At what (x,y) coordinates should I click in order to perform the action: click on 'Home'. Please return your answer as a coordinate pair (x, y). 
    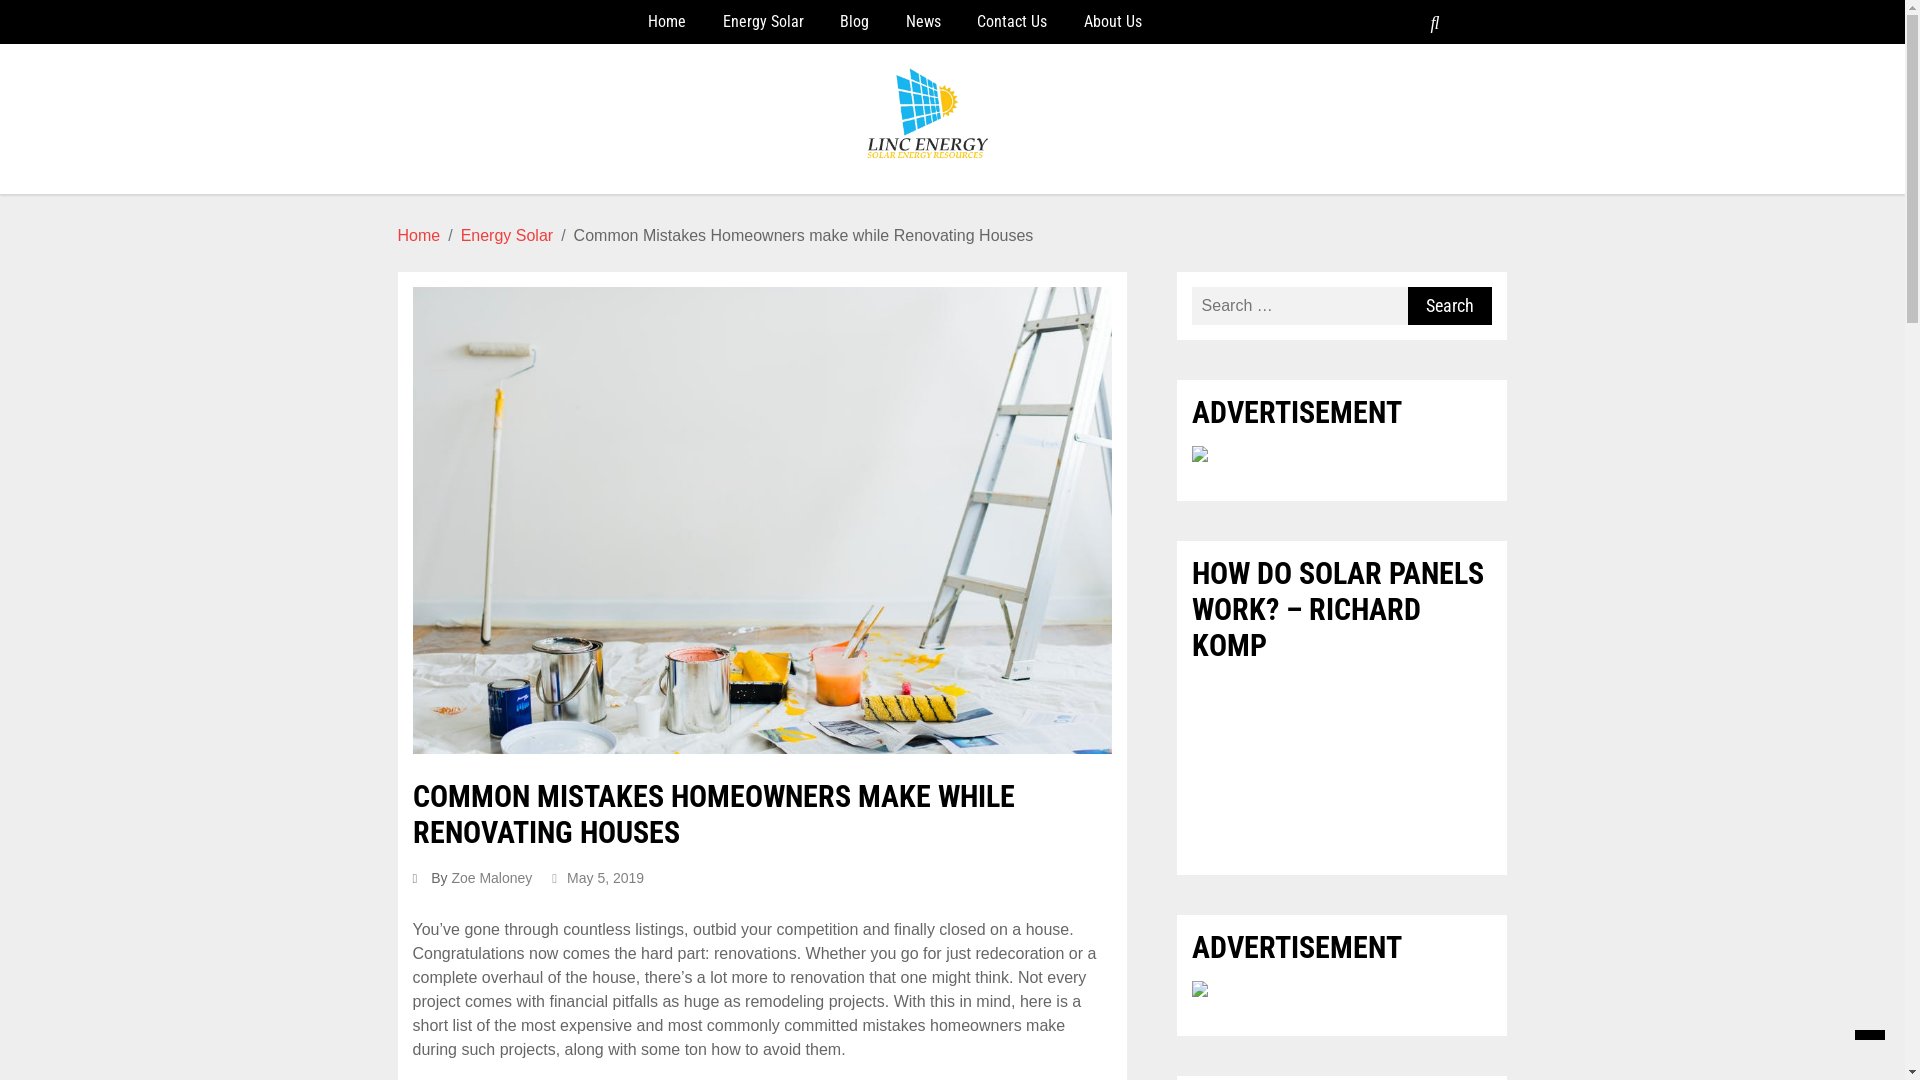
    Looking at the image, I should click on (418, 234).